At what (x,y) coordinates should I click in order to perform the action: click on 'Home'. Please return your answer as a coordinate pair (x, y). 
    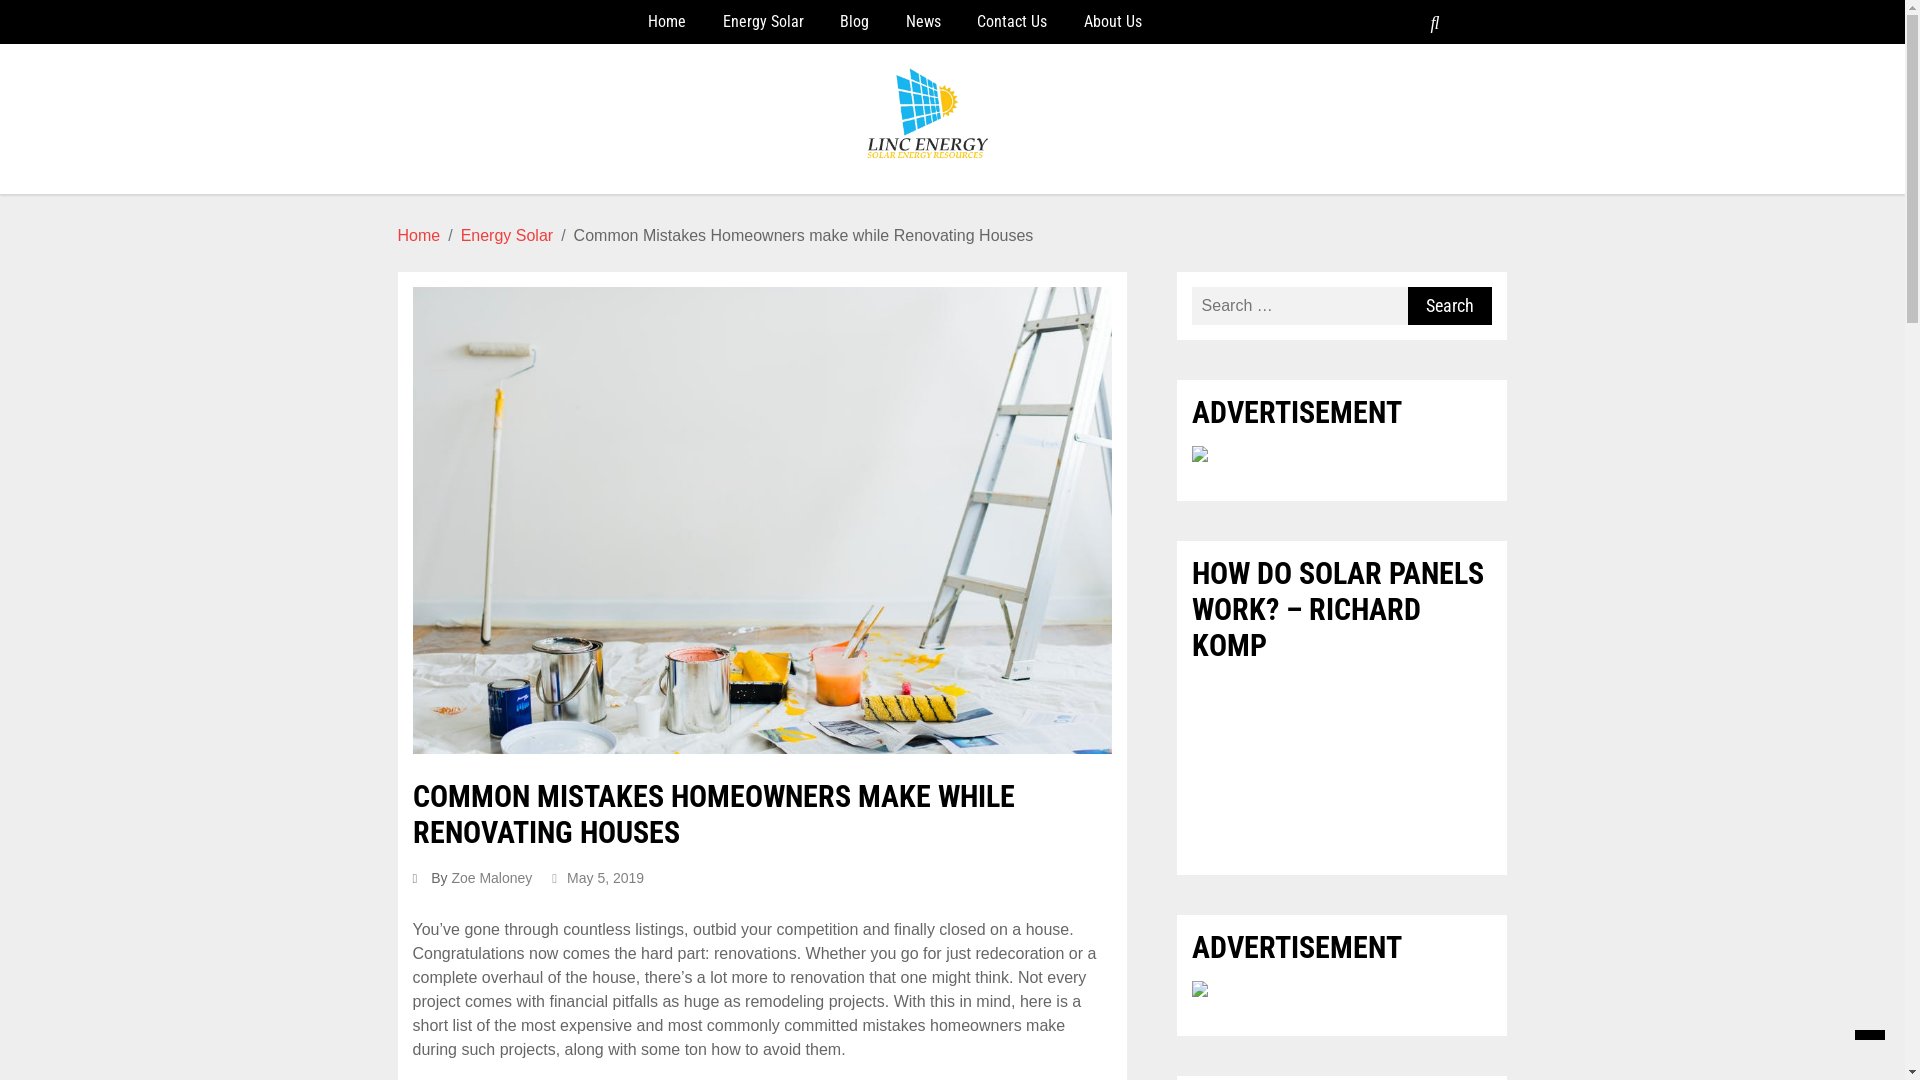
    Looking at the image, I should click on (418, 234).